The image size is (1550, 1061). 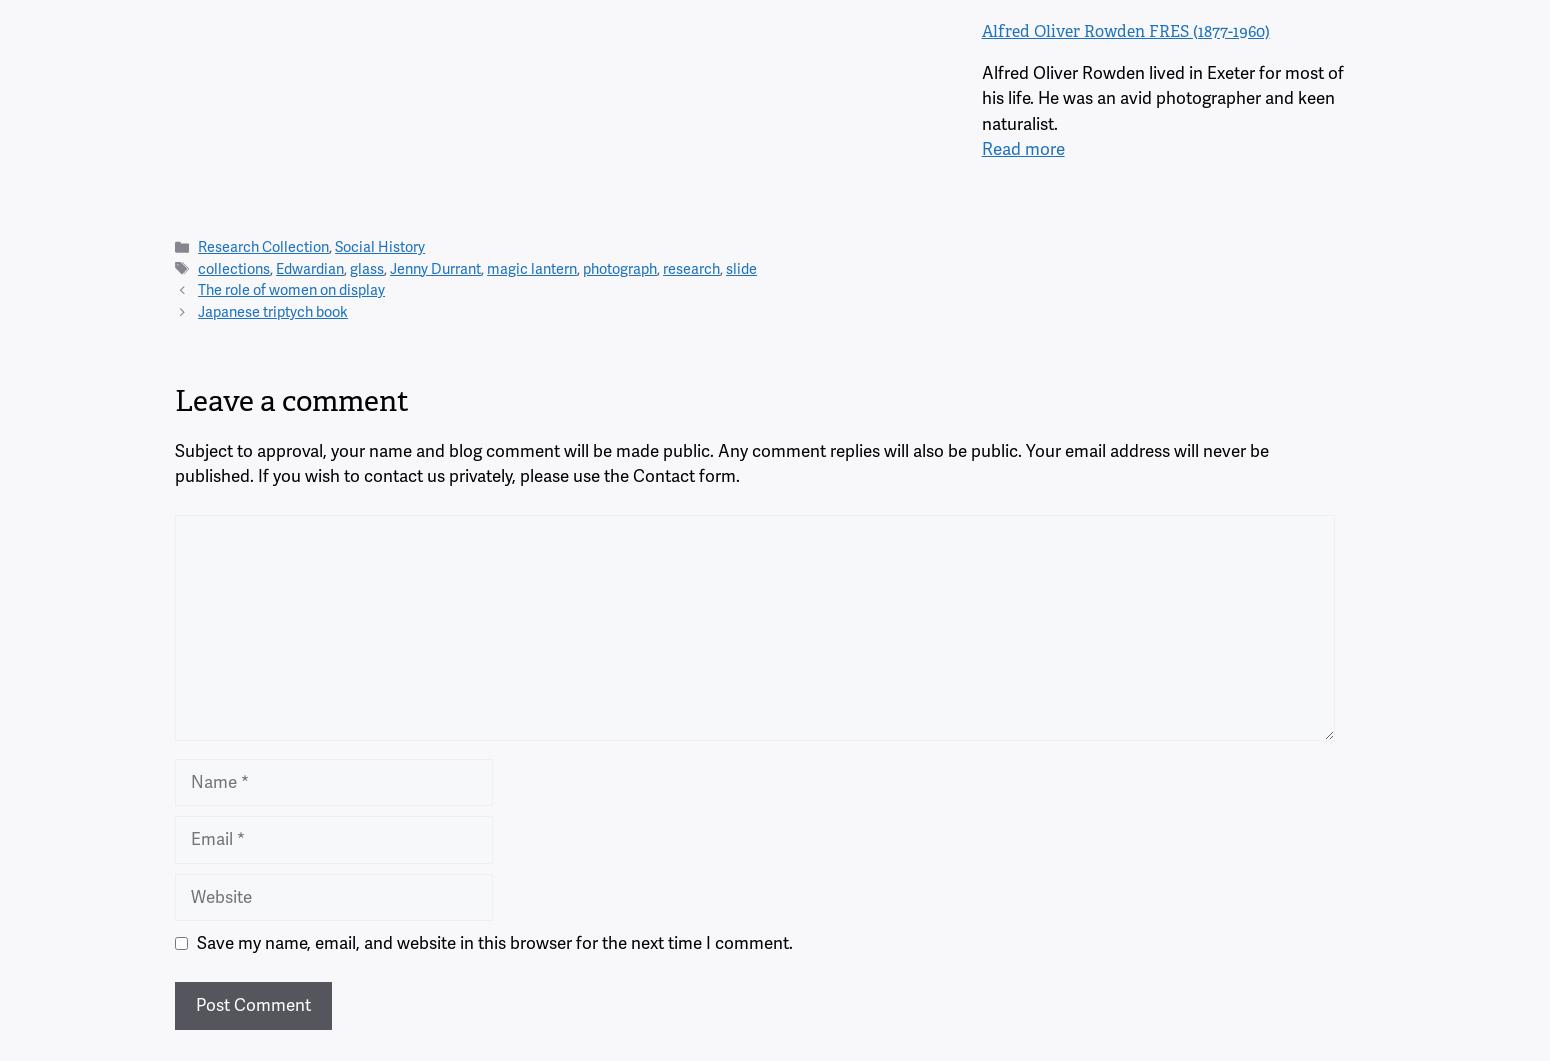 What do you see at coordinates (690, 267) in the screenshot?
I see `'research'` at bounding box center [690, 267].